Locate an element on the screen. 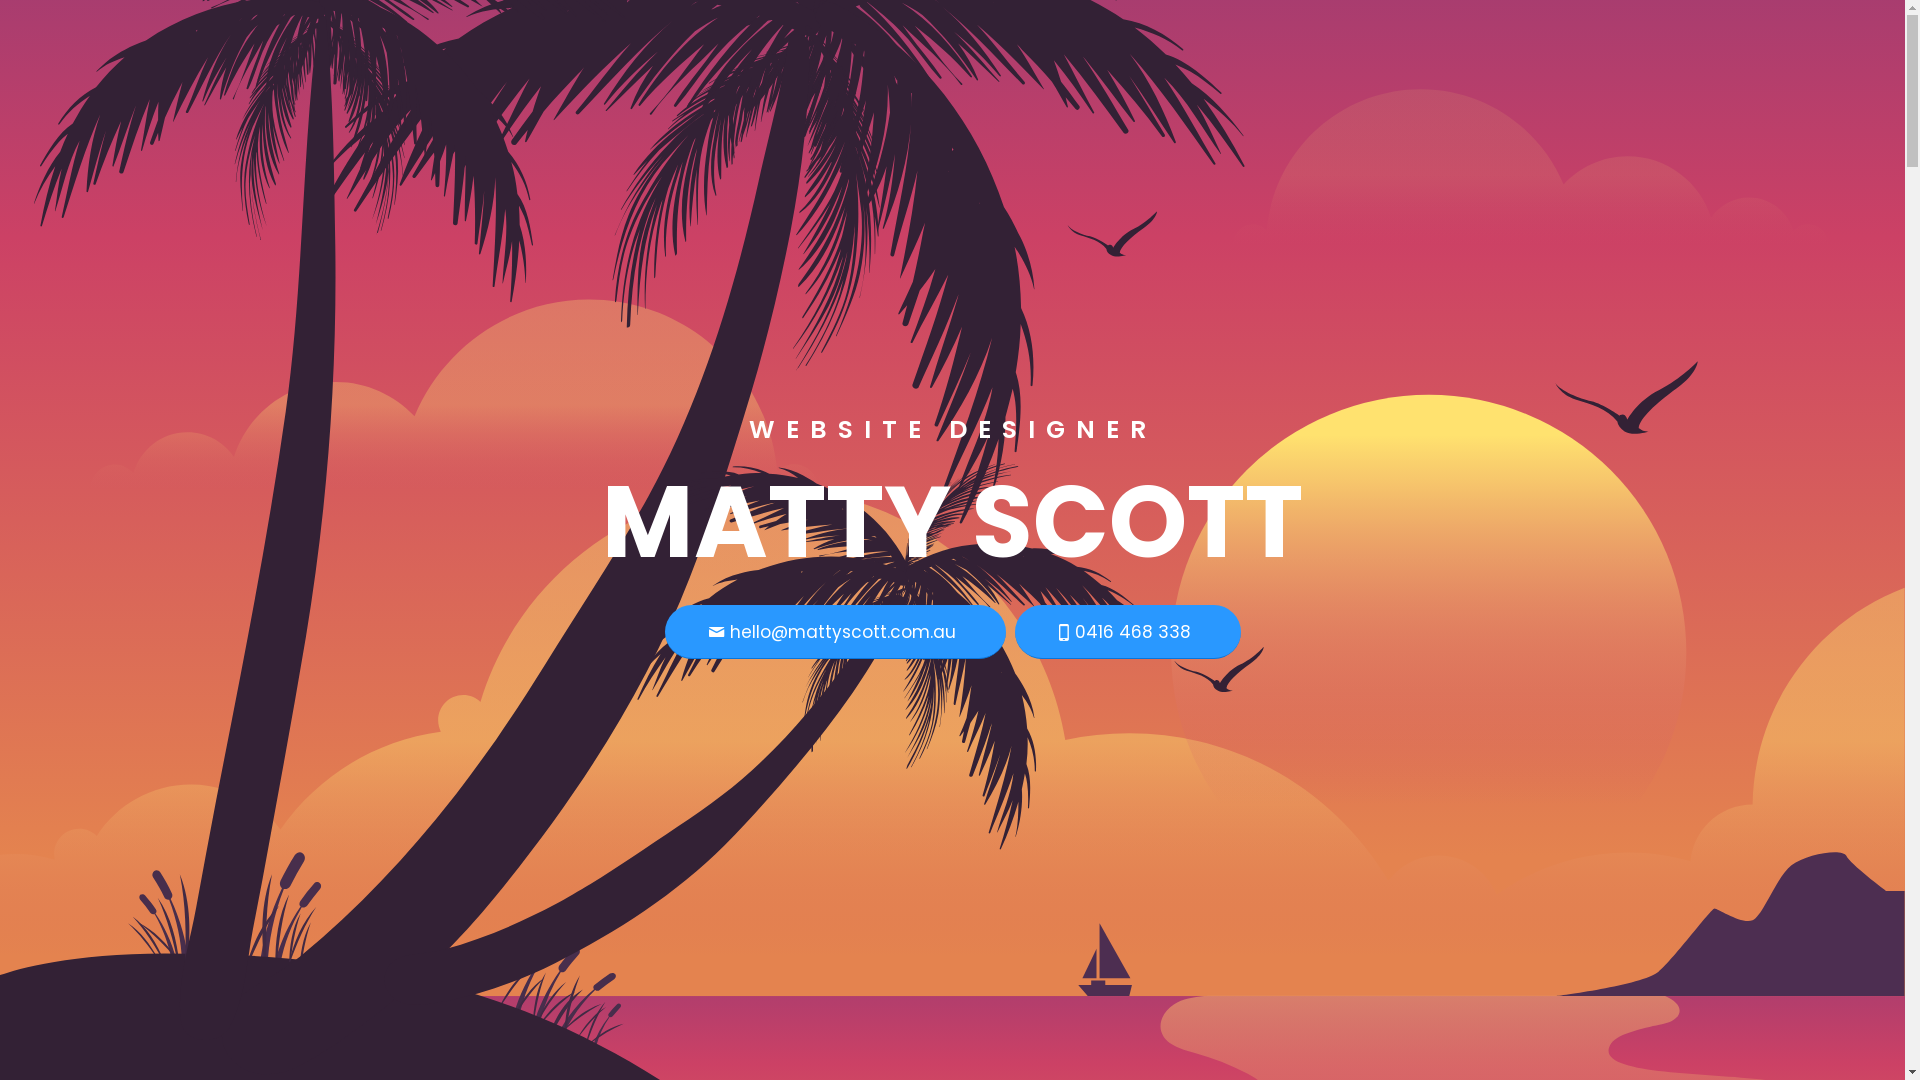 This screenshot has width=1920, height=1080. 'hello@mattyscott.com.au' is located at coordinates (834, 632).